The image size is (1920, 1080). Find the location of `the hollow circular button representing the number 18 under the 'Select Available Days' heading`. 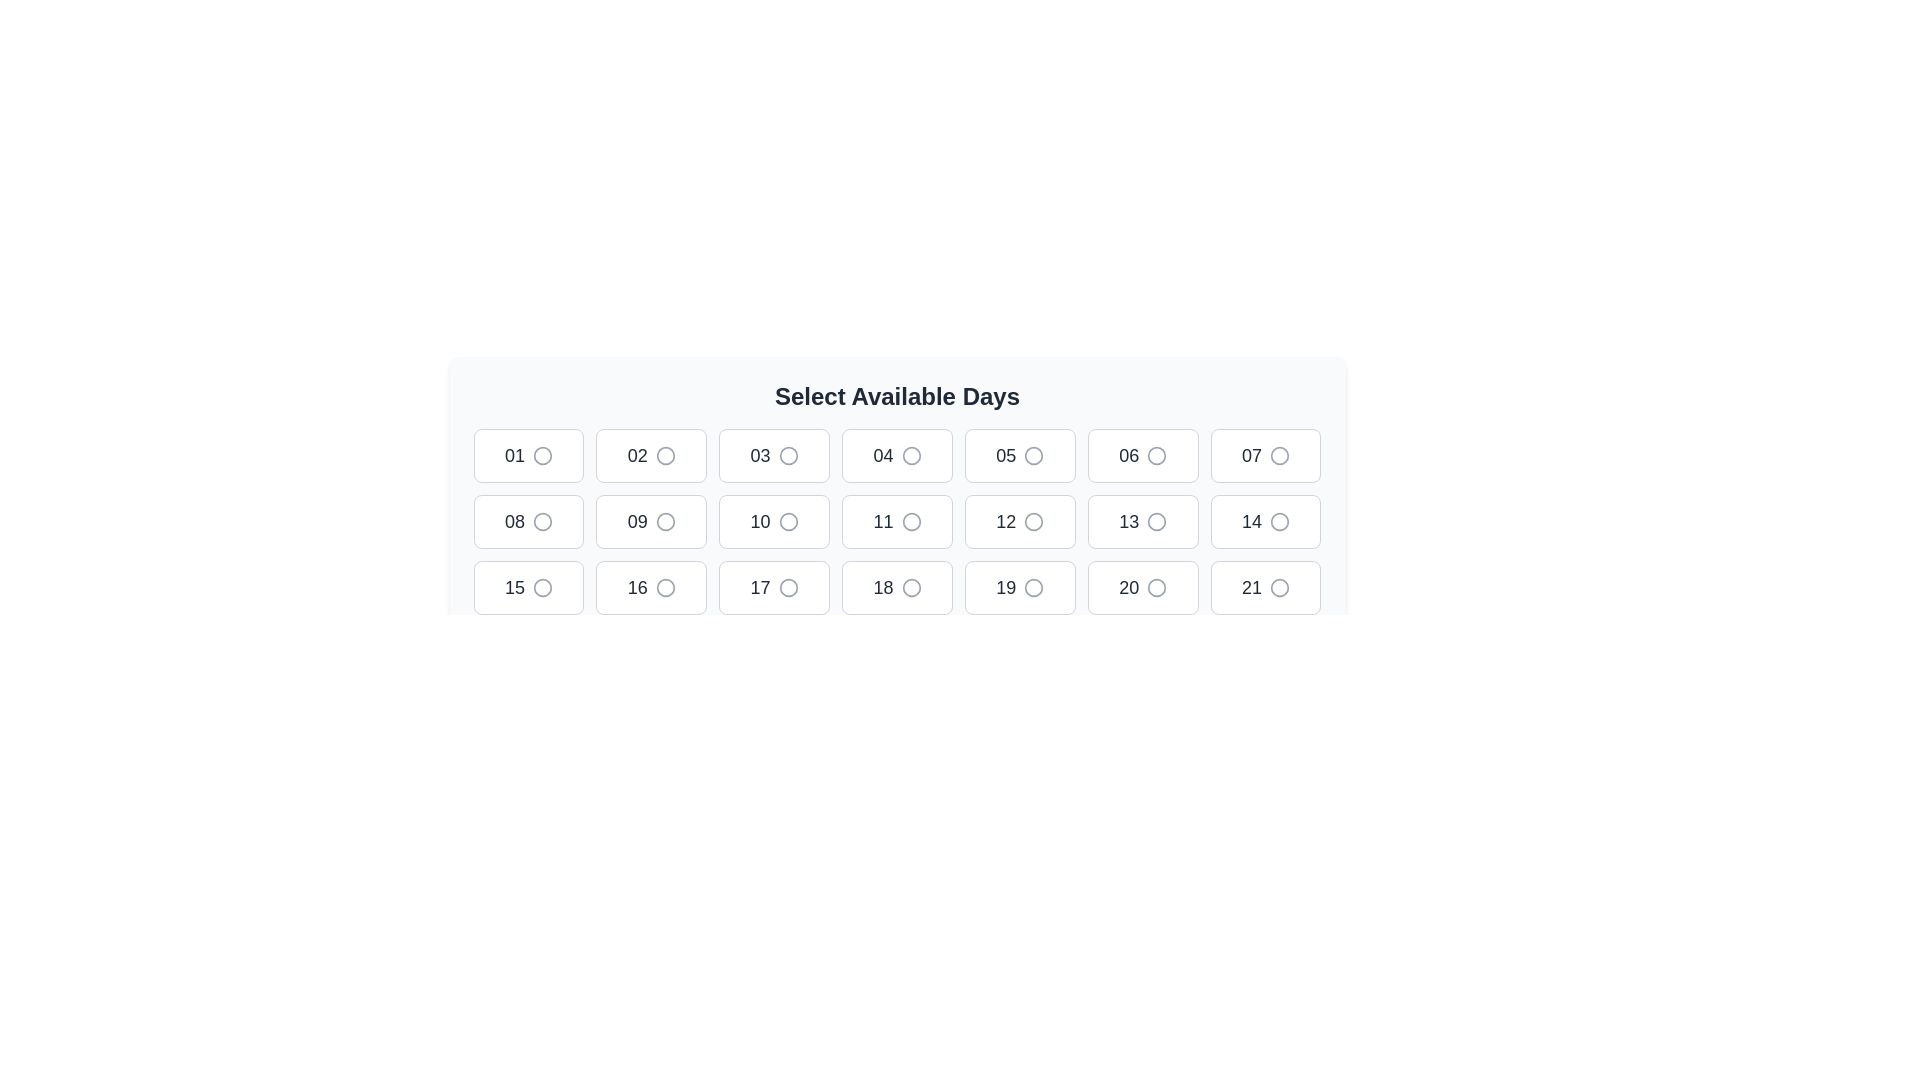

the hollow circular button representing the number 18 under the 'Select Available Days' heading is located at coordinates (910, 586).